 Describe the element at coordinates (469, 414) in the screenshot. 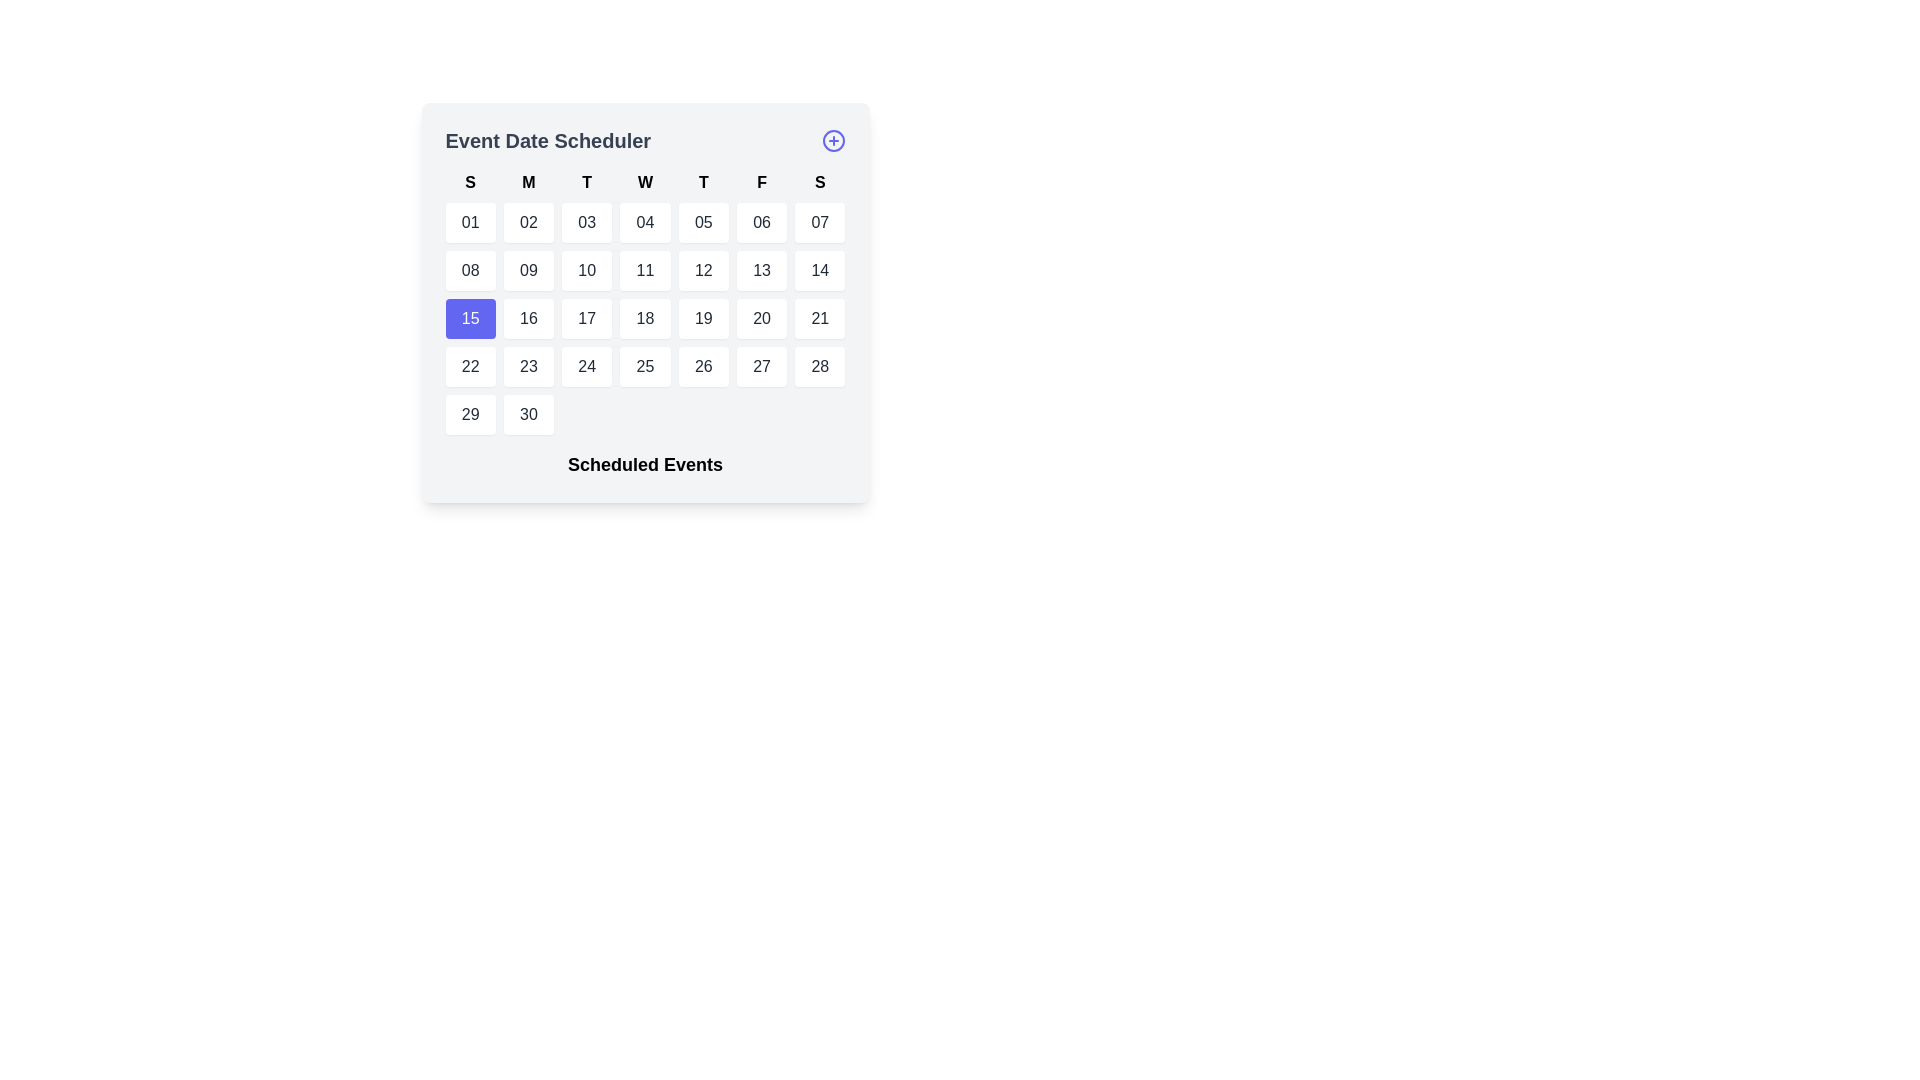

I see `the button representing the 29th day of the month in the bottom-left corner of the fifth row and first column of the calendar interface` at that location.